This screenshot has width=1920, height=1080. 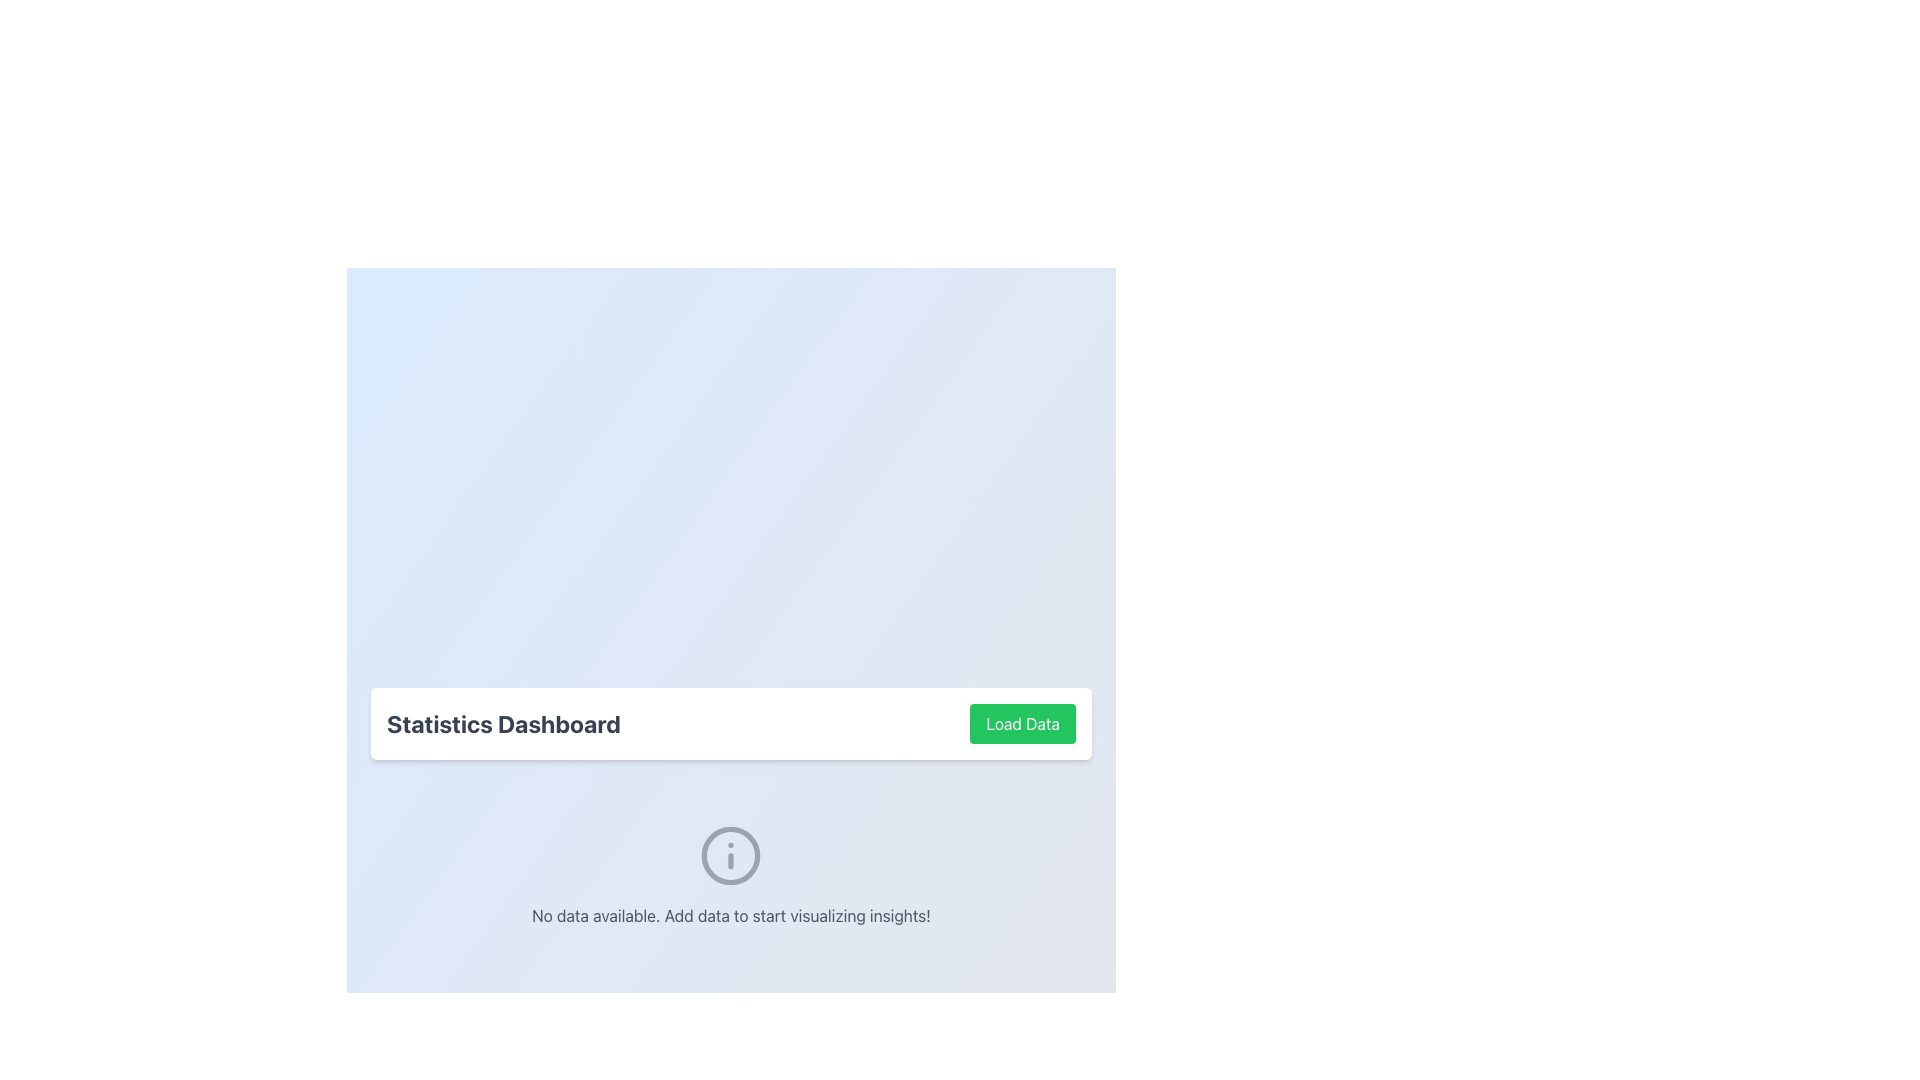 I want to click on the circular 'info' icon in the informational message that indicates the absence of data, located below the 'Statistics Dashboard' heading and 'Load Data' button, so click(x=730, y=874).